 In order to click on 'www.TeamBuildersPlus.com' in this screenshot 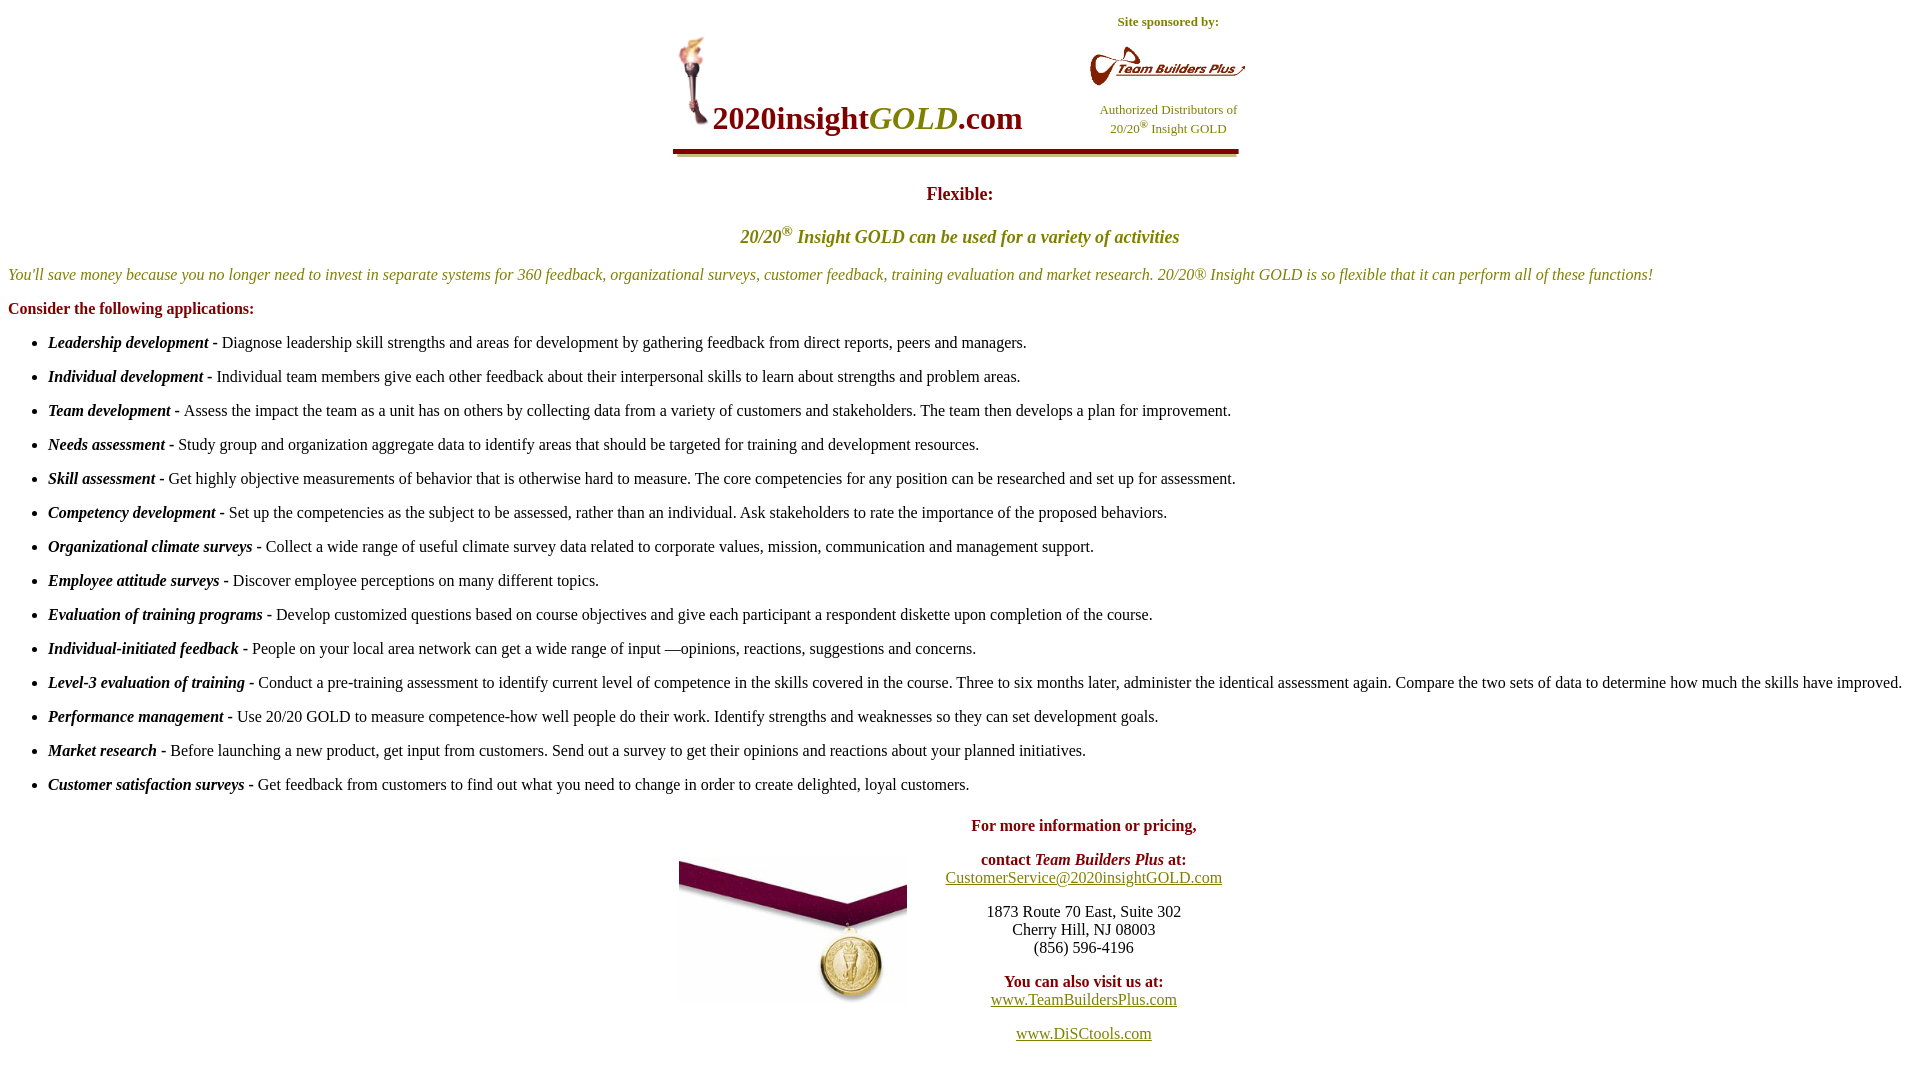, I will do `click(1083, 999)`.